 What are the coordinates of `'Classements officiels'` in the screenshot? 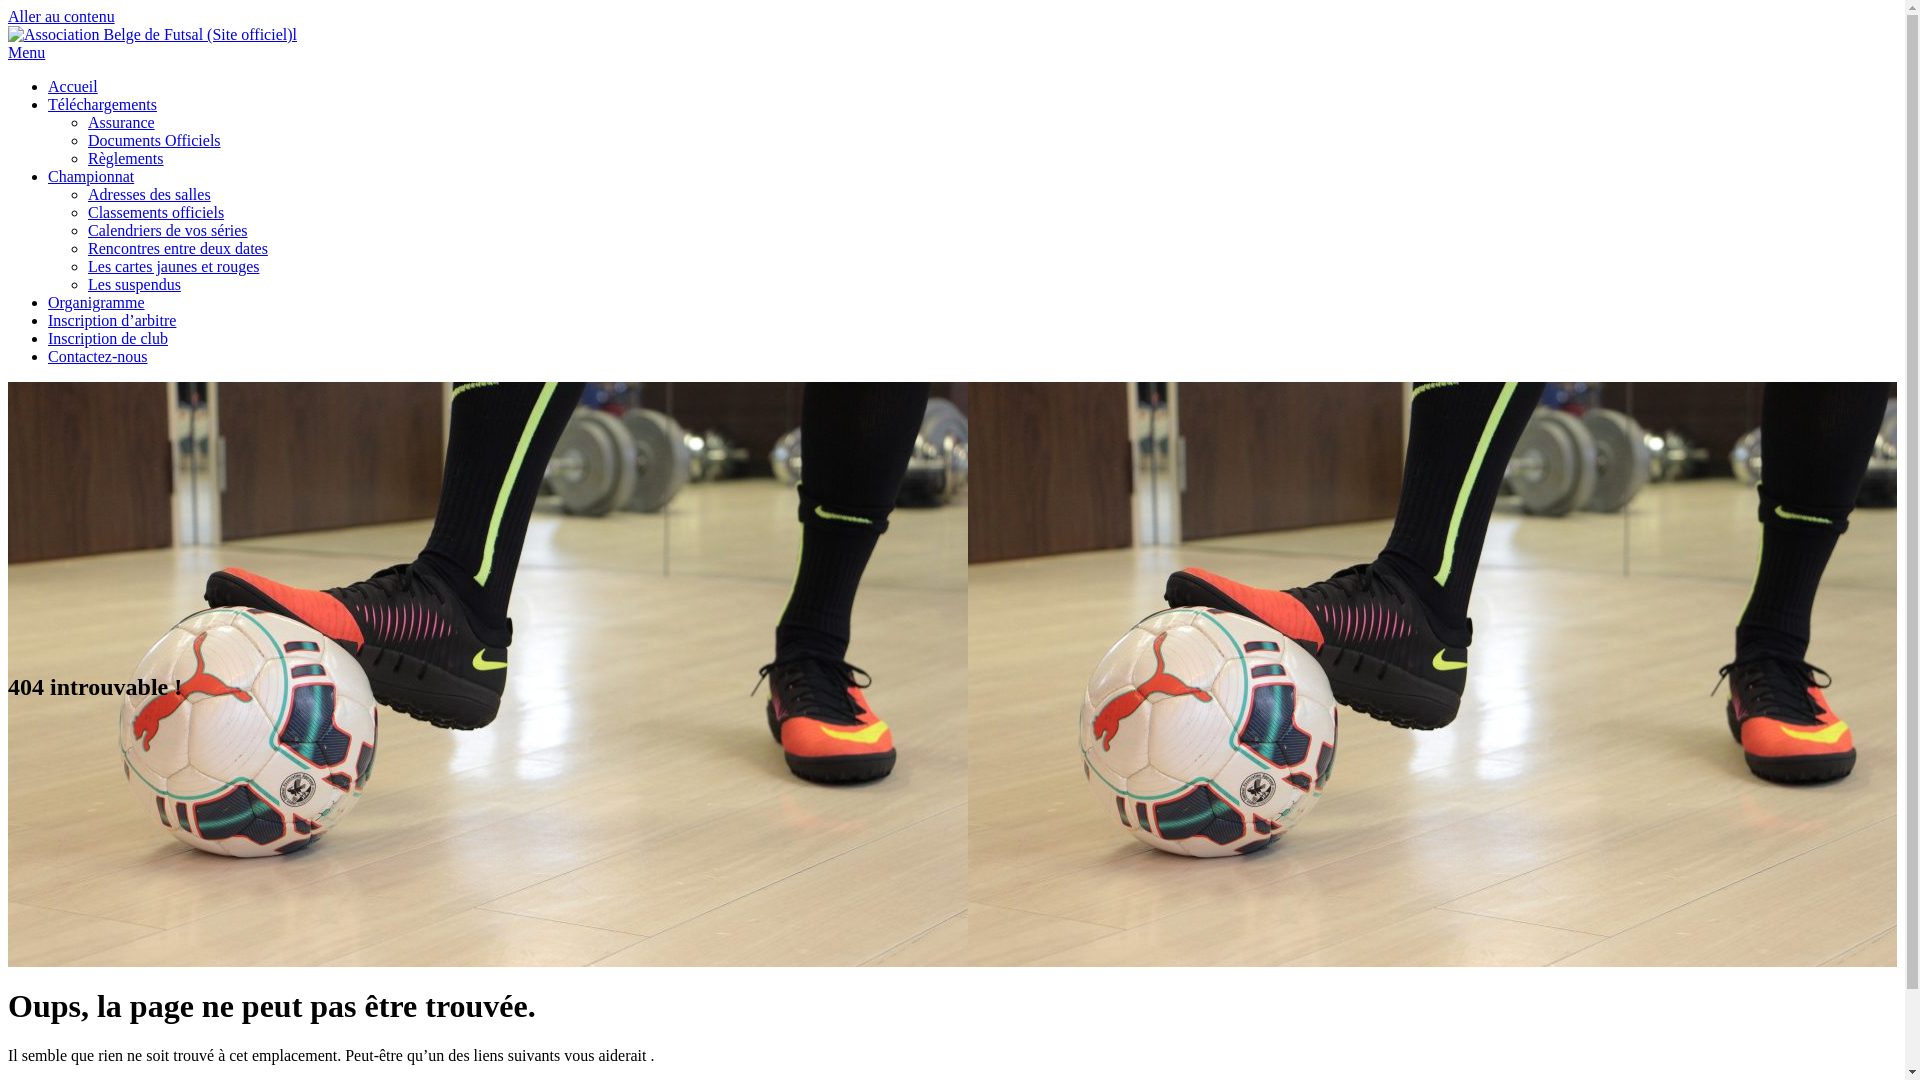 It's located at (155, 212).